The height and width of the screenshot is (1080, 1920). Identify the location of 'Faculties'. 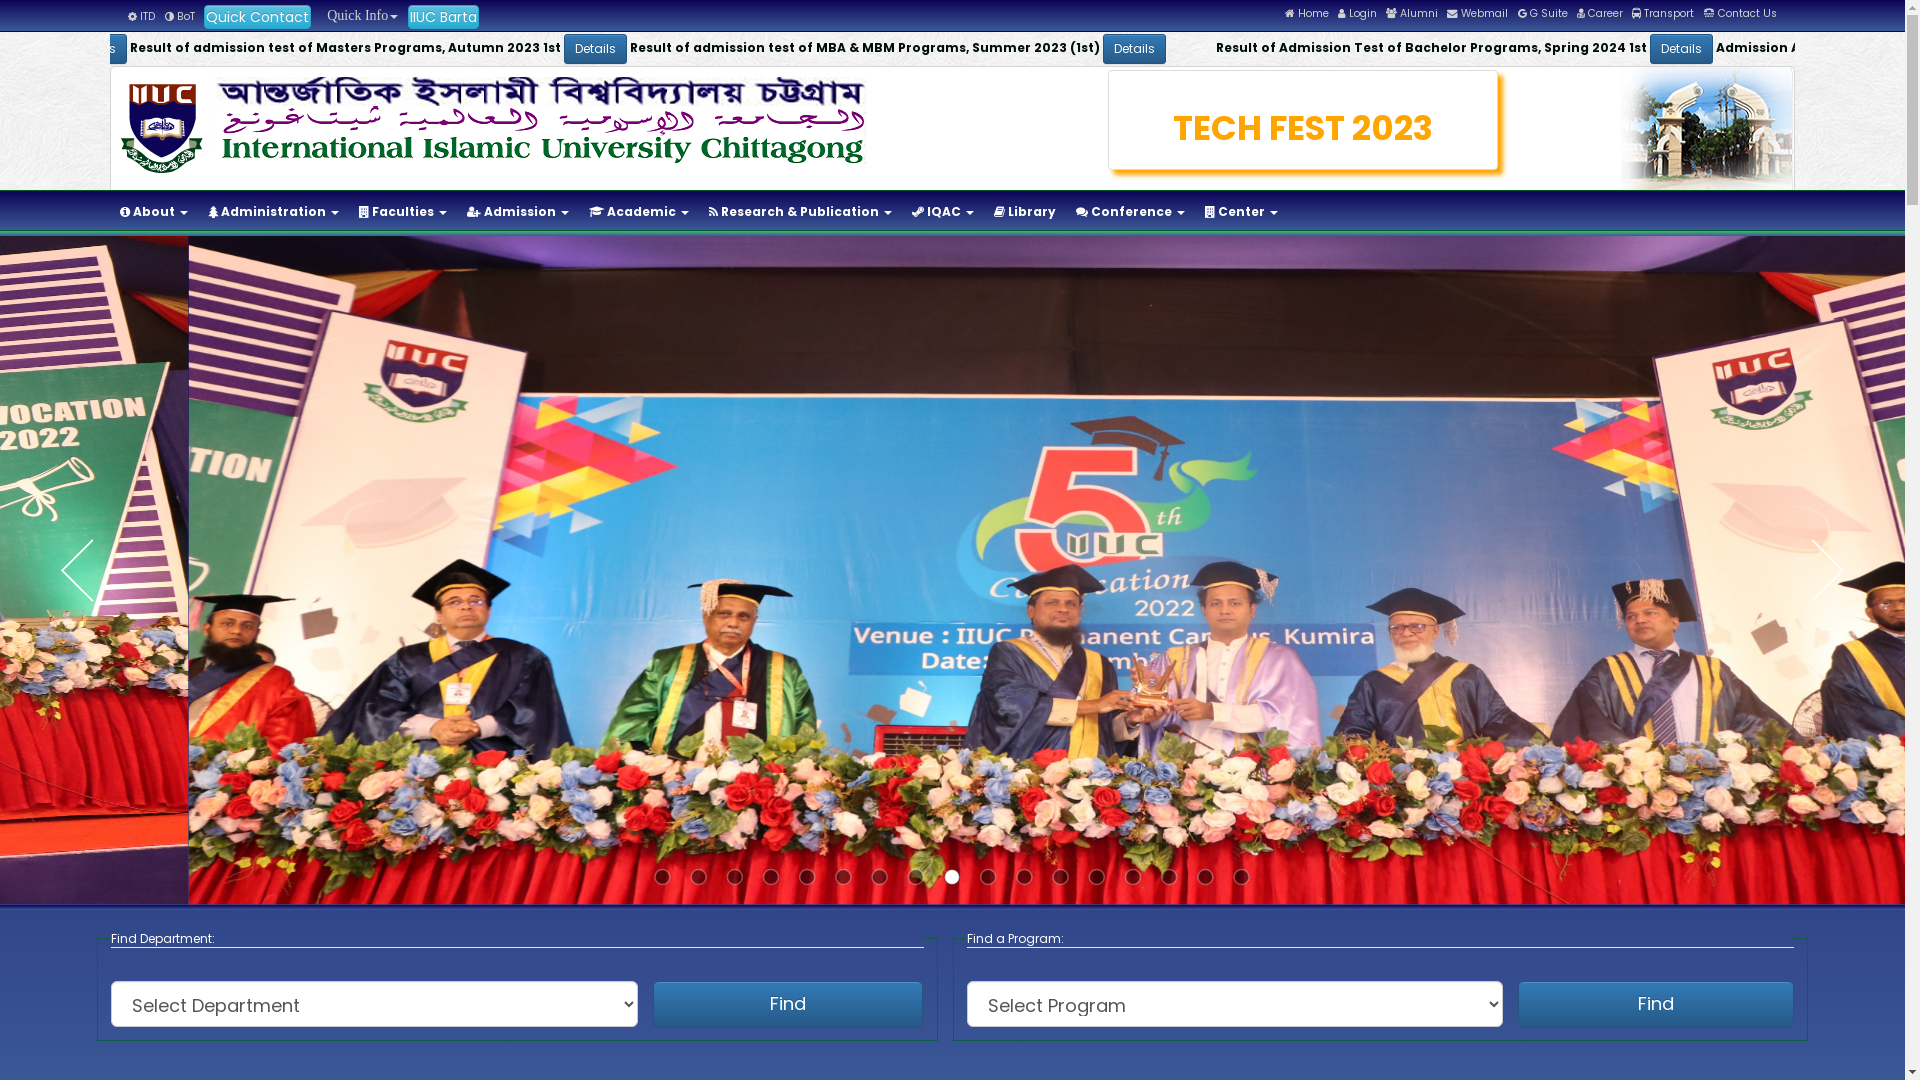
(402, 212).